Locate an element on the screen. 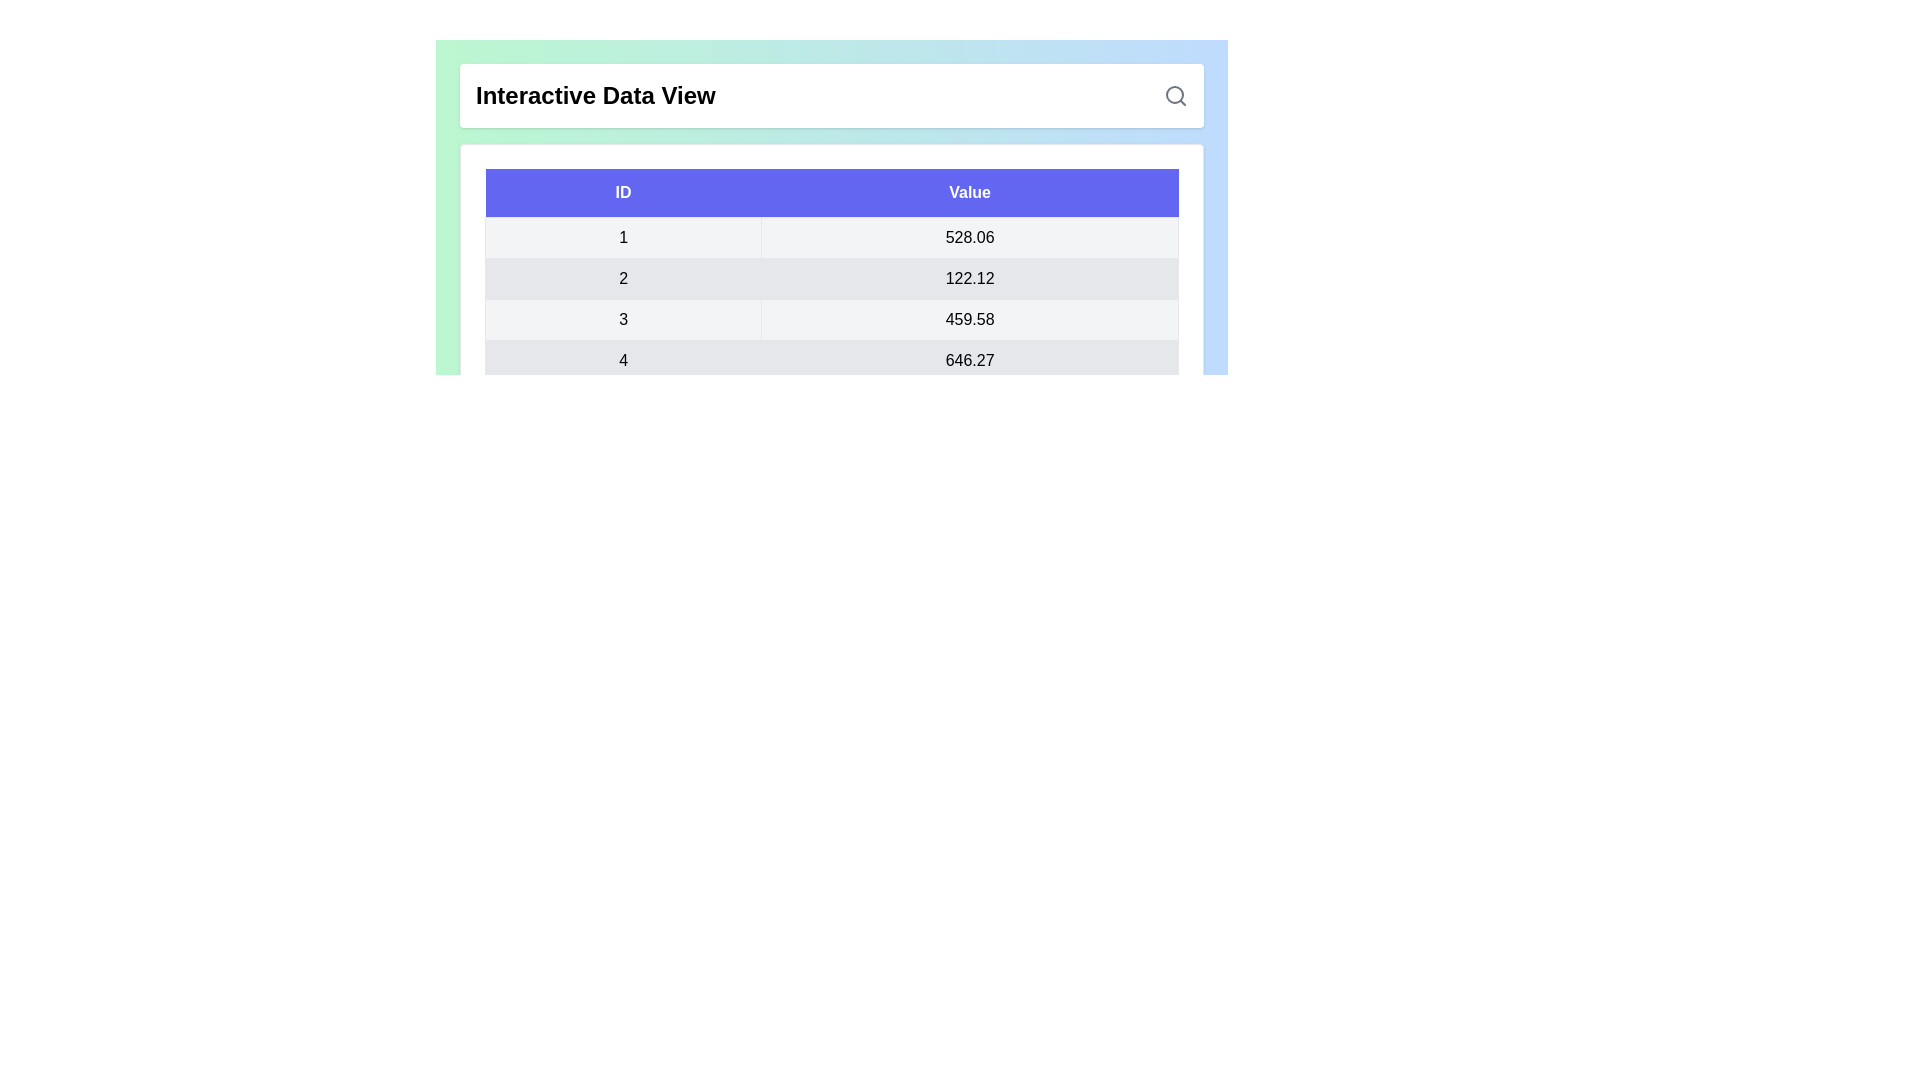 The height and width of the screenshot is (1080, 1920). the column header ID to sort the table is located at coordinates (622, 193).